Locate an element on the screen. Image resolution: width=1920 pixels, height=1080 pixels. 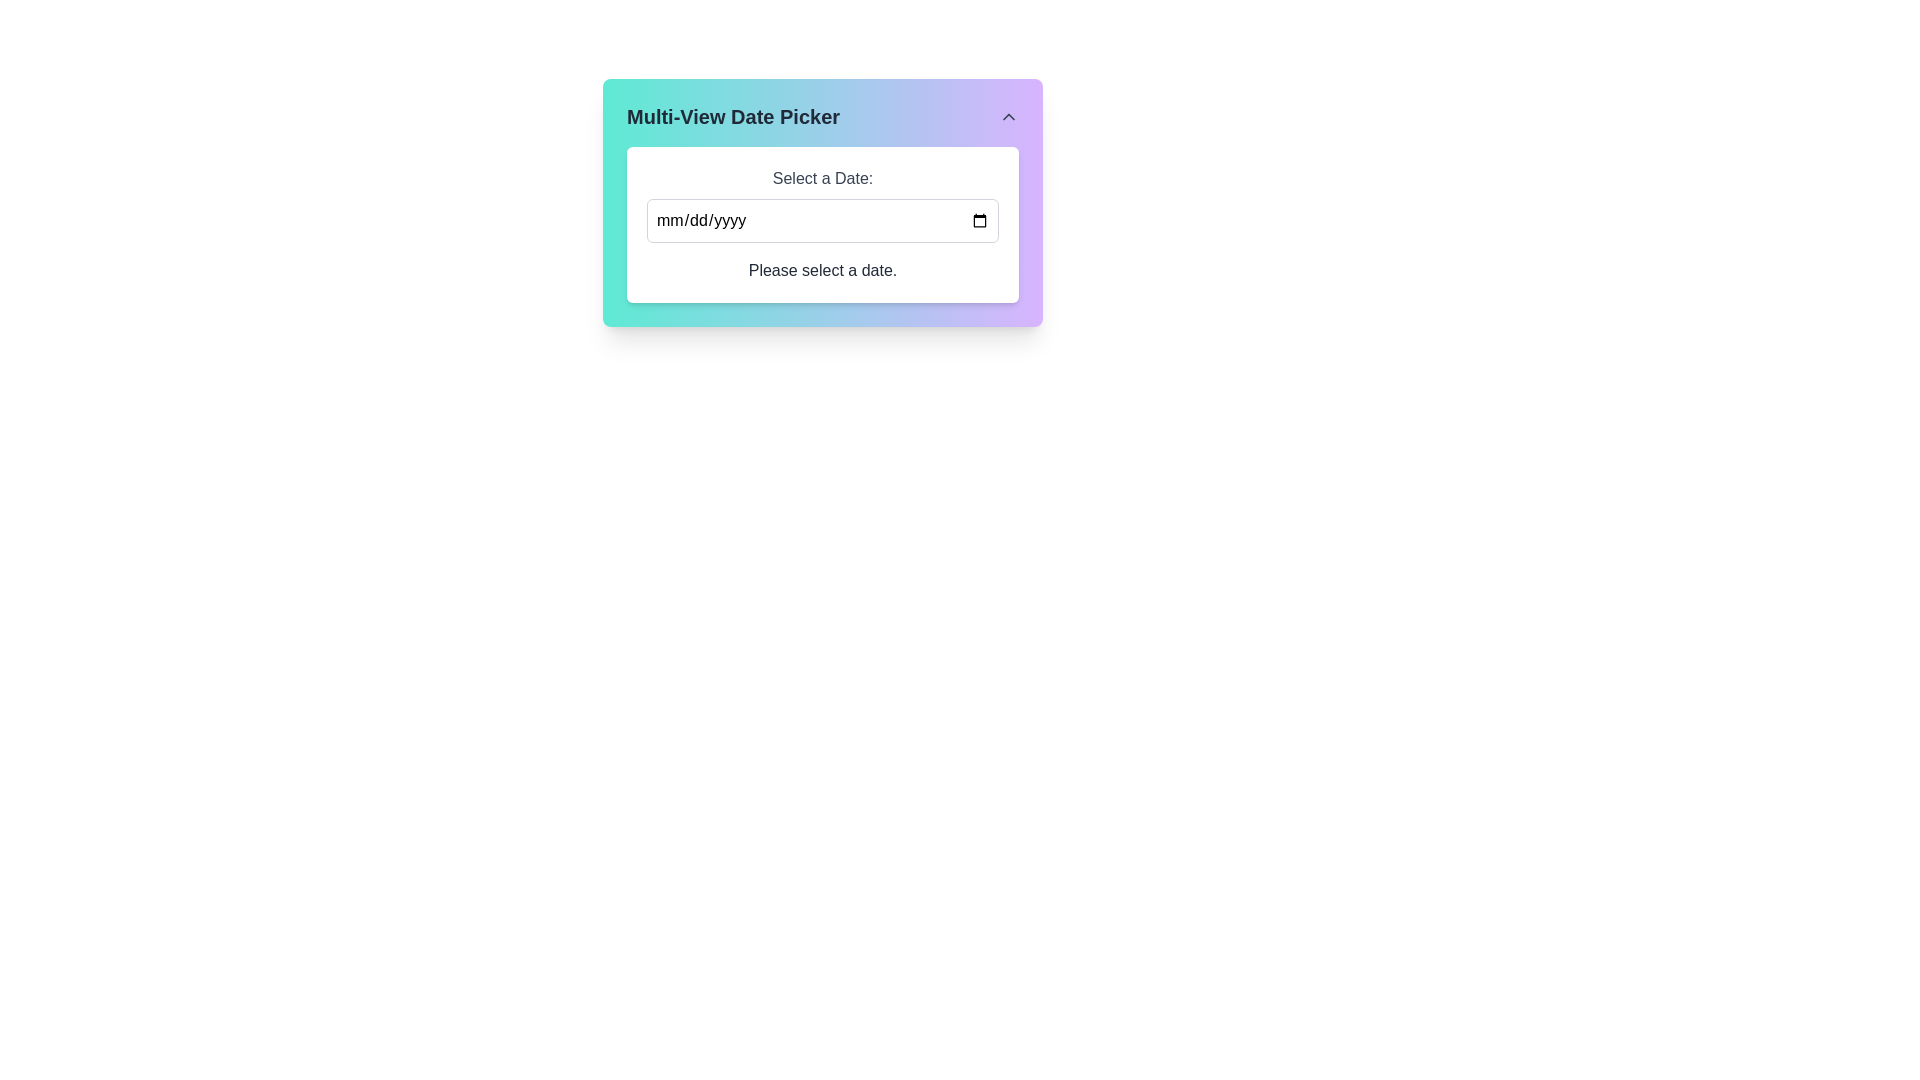
the text label 'Multi-View Date Picker' which is styled with a larger font size and bold emphasis, located at the top left of the card is located at coordinates (732, 116).